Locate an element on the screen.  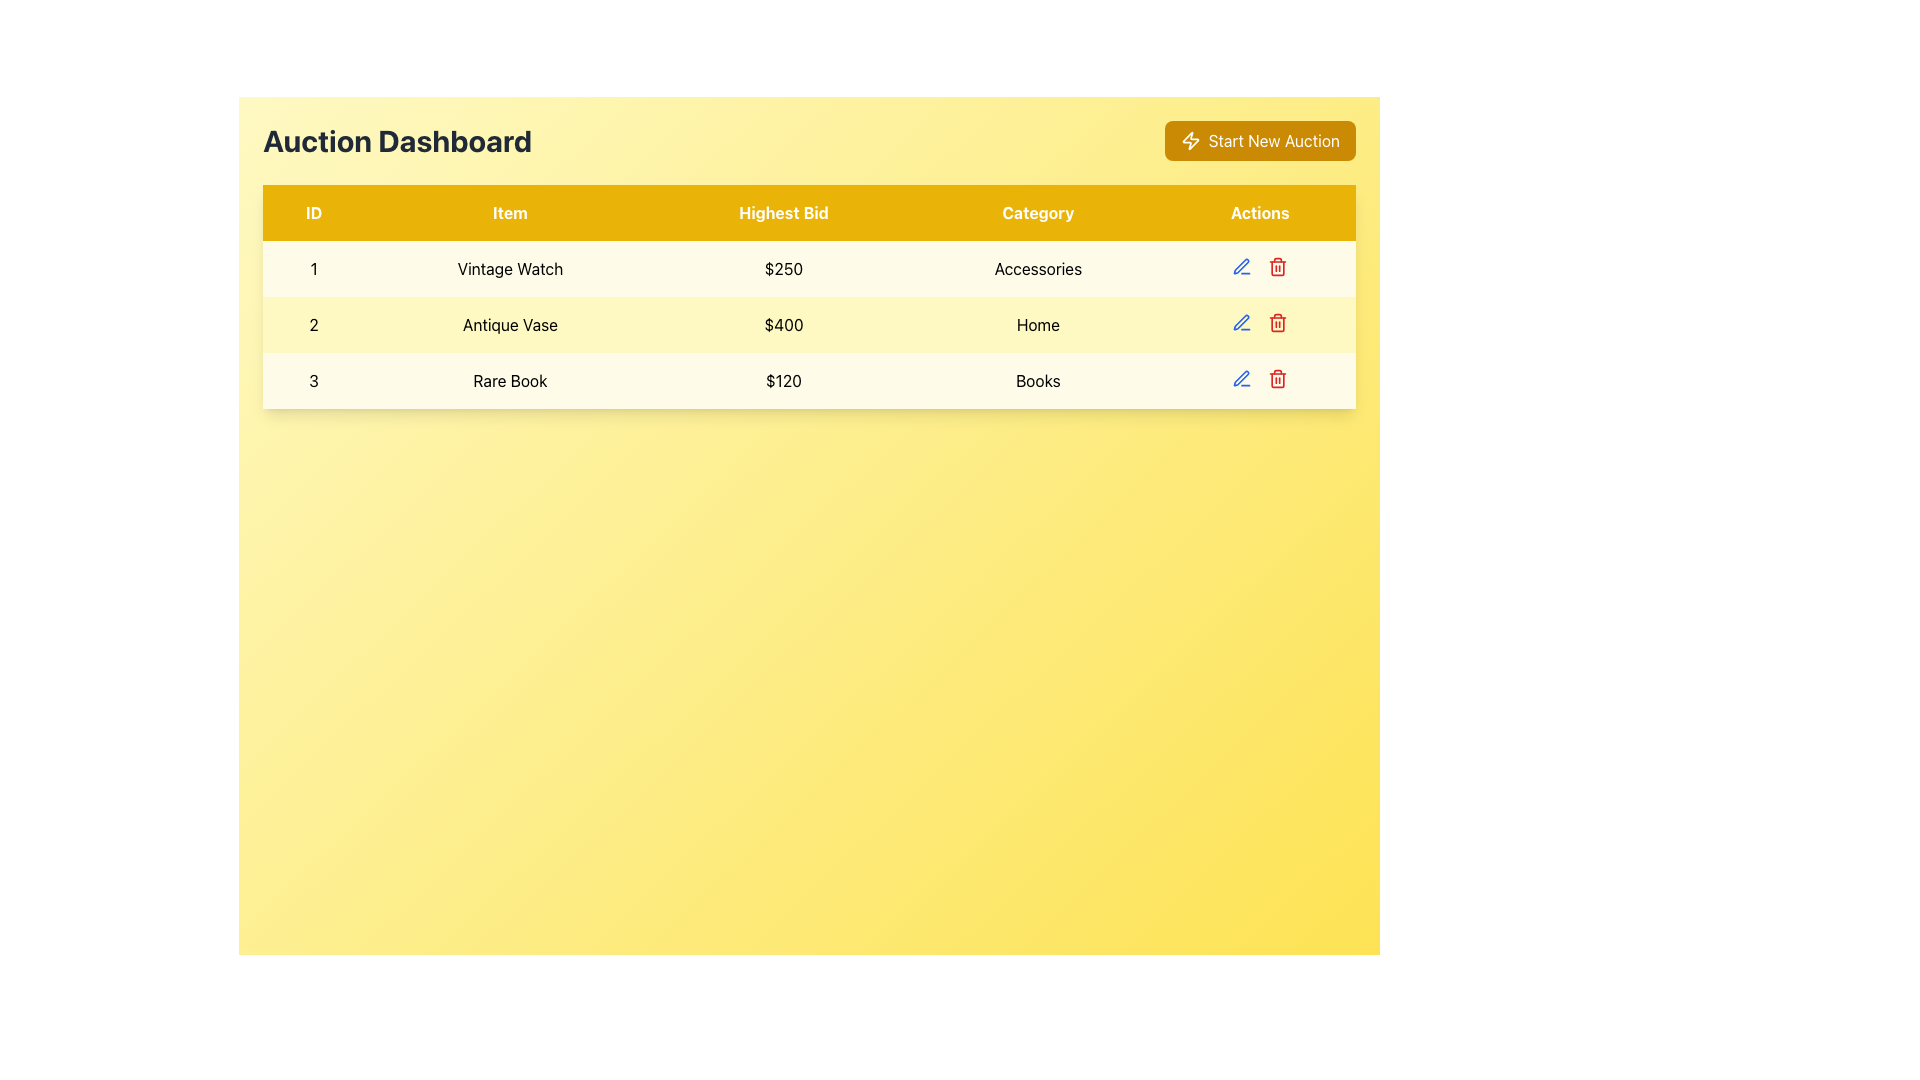
the red trashcan-shaped icon in the 'Actions' column of the third row is located at coordinates (1277, 378).